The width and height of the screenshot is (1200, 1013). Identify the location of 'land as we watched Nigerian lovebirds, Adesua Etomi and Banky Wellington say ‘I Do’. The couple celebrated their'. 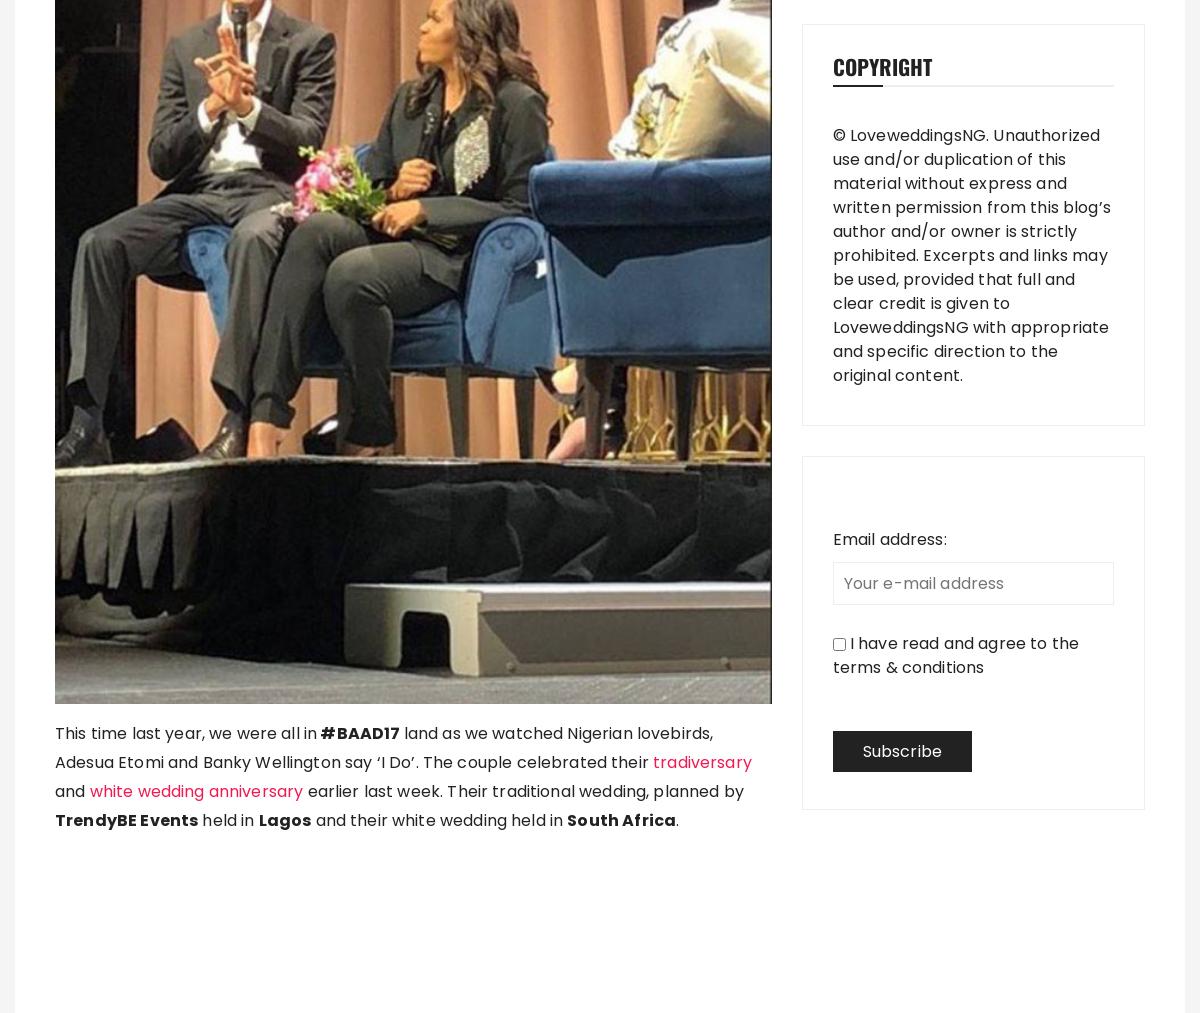
(384, 747).